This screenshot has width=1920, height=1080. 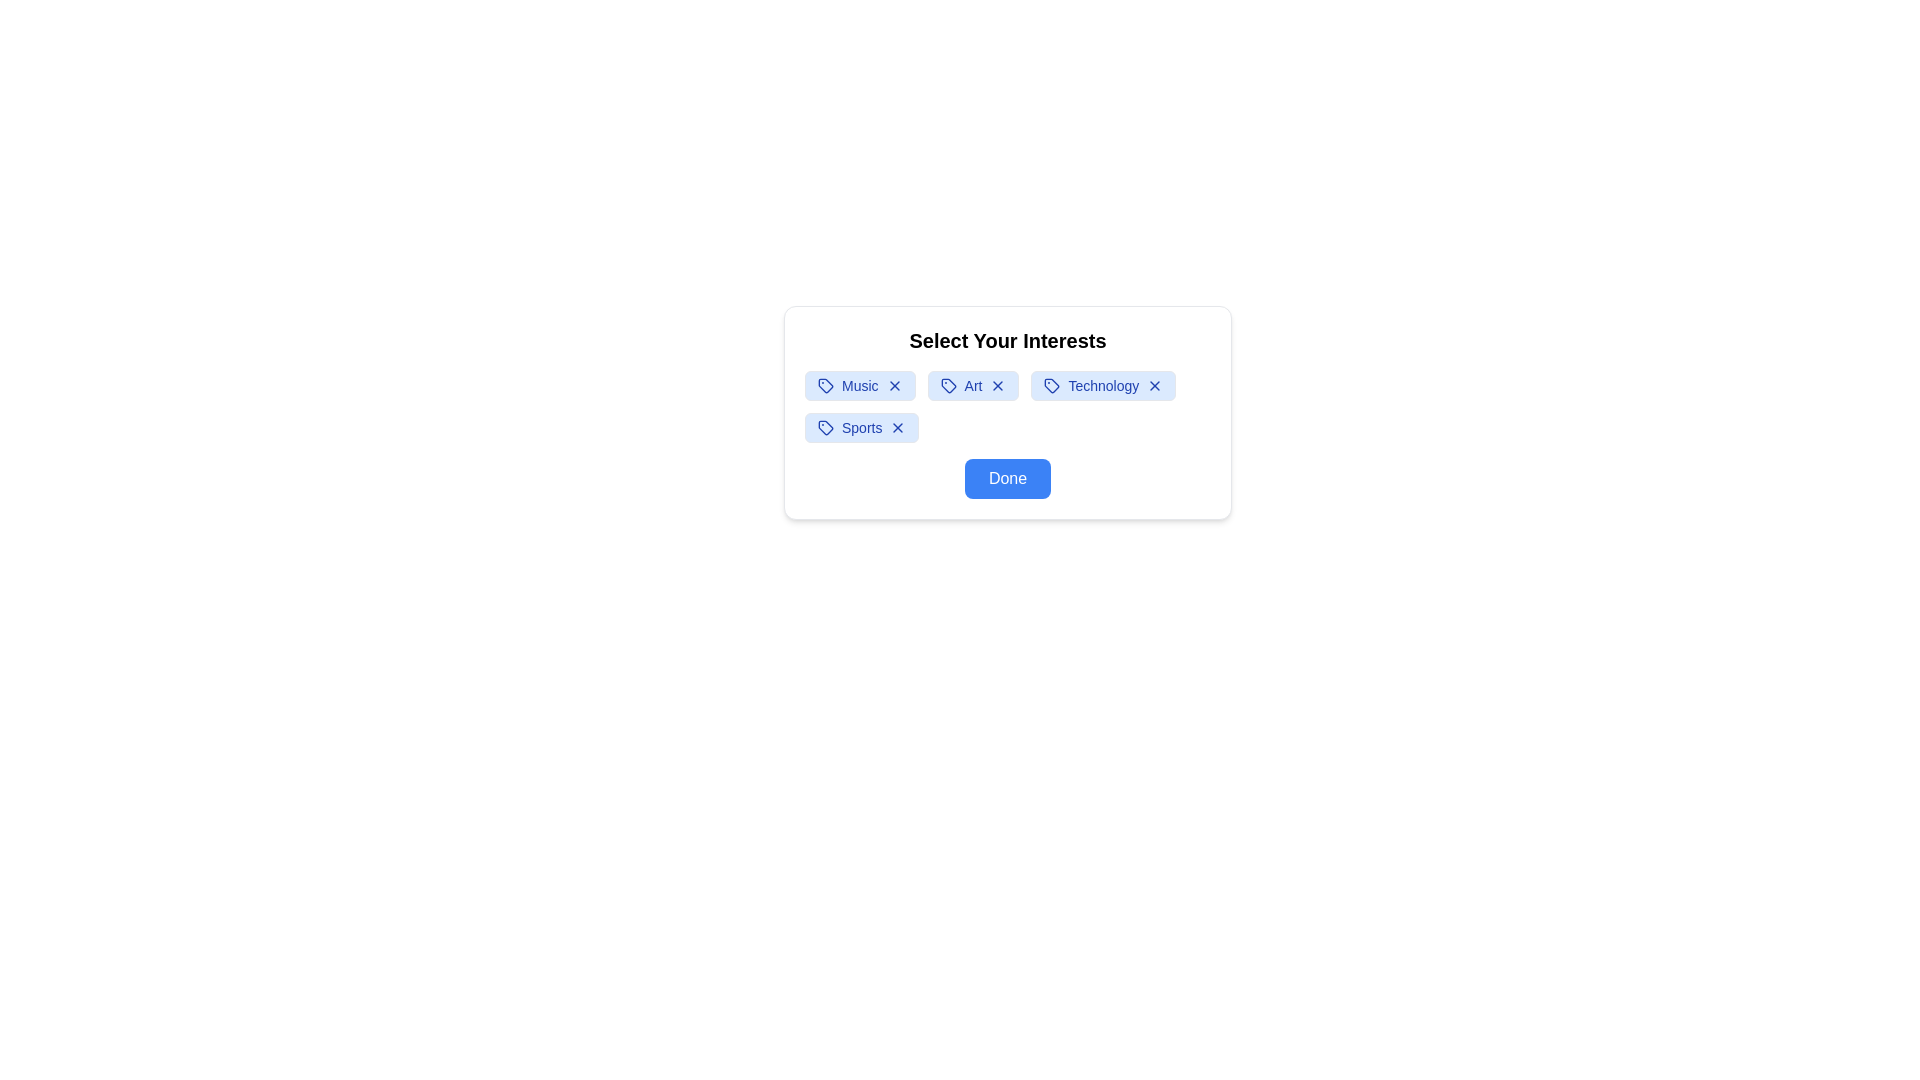 What do you see at coordinates (998, 385) in the screenshot?
I see `close (X) button on the interest tag labeled Art` at bounding box center [998, 385].